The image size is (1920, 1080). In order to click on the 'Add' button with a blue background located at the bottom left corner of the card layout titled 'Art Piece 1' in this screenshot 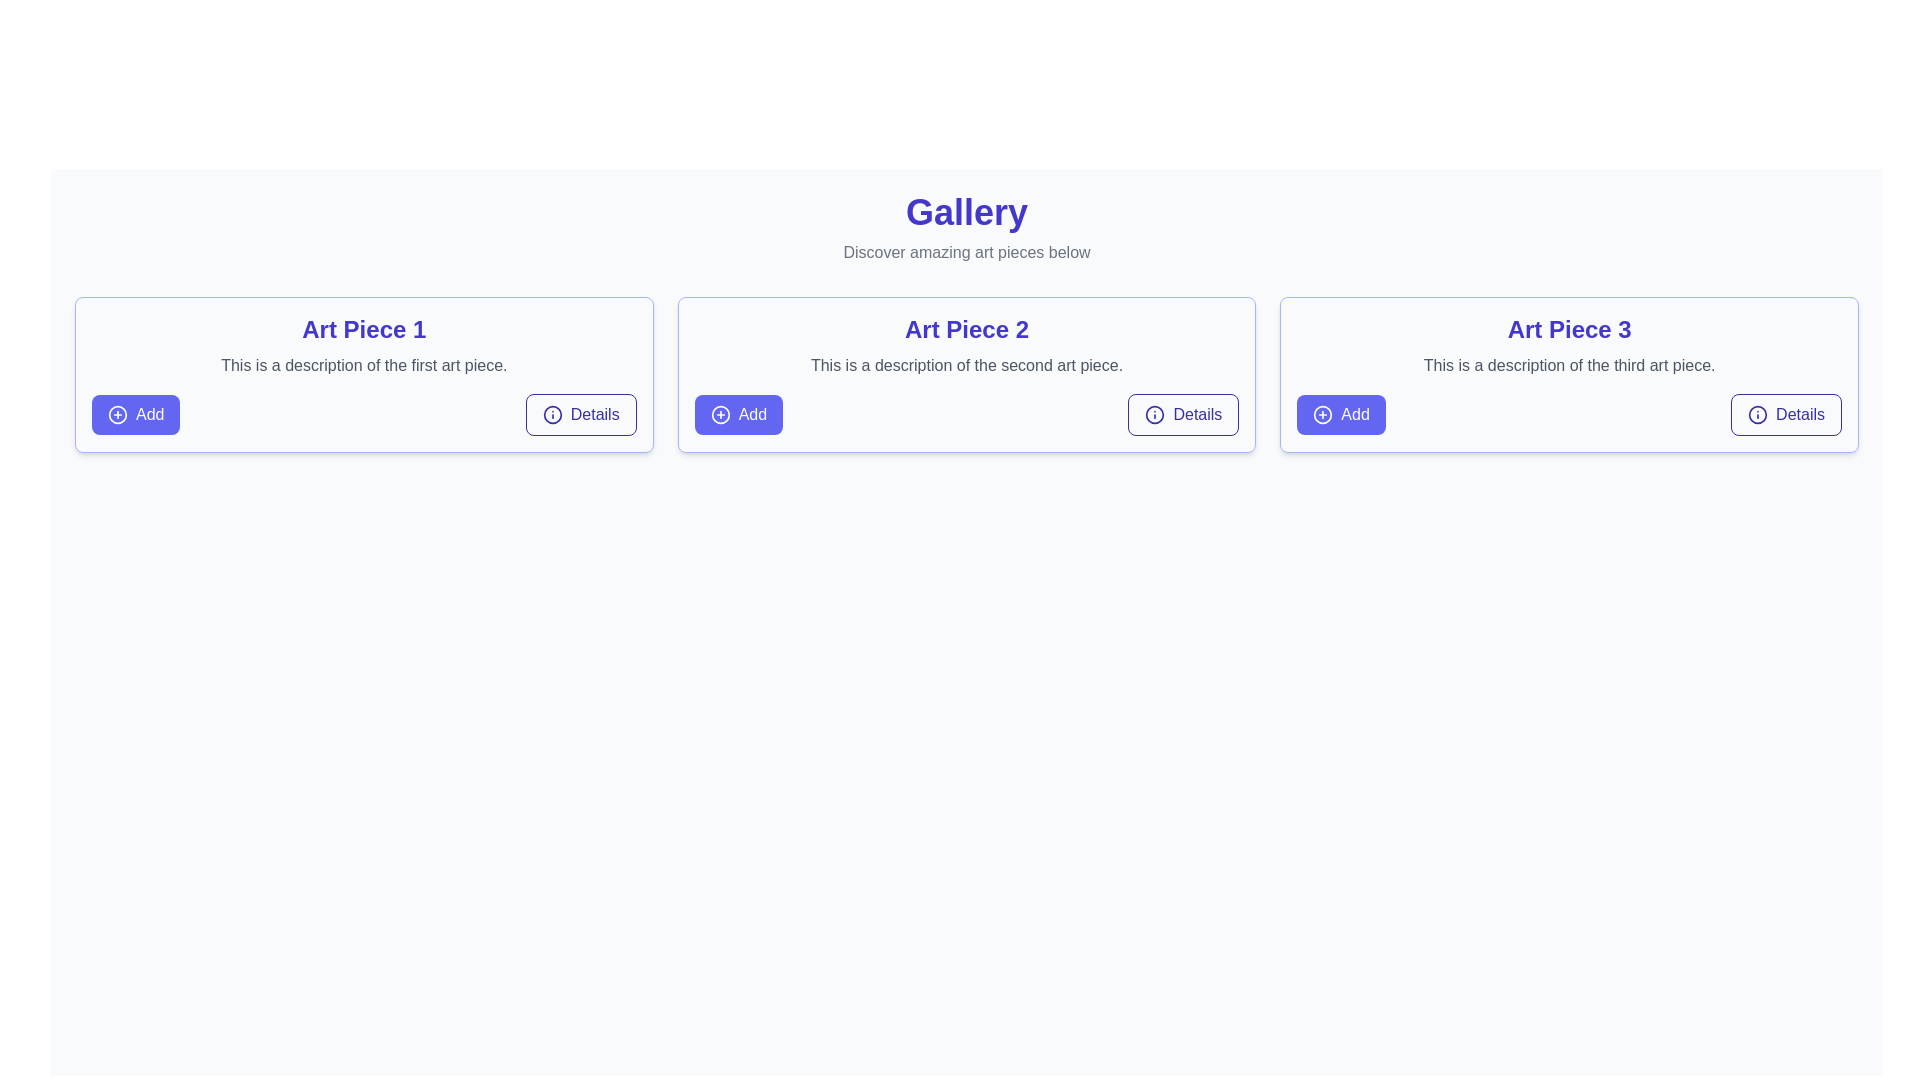, I will do `click(135, 414)`.